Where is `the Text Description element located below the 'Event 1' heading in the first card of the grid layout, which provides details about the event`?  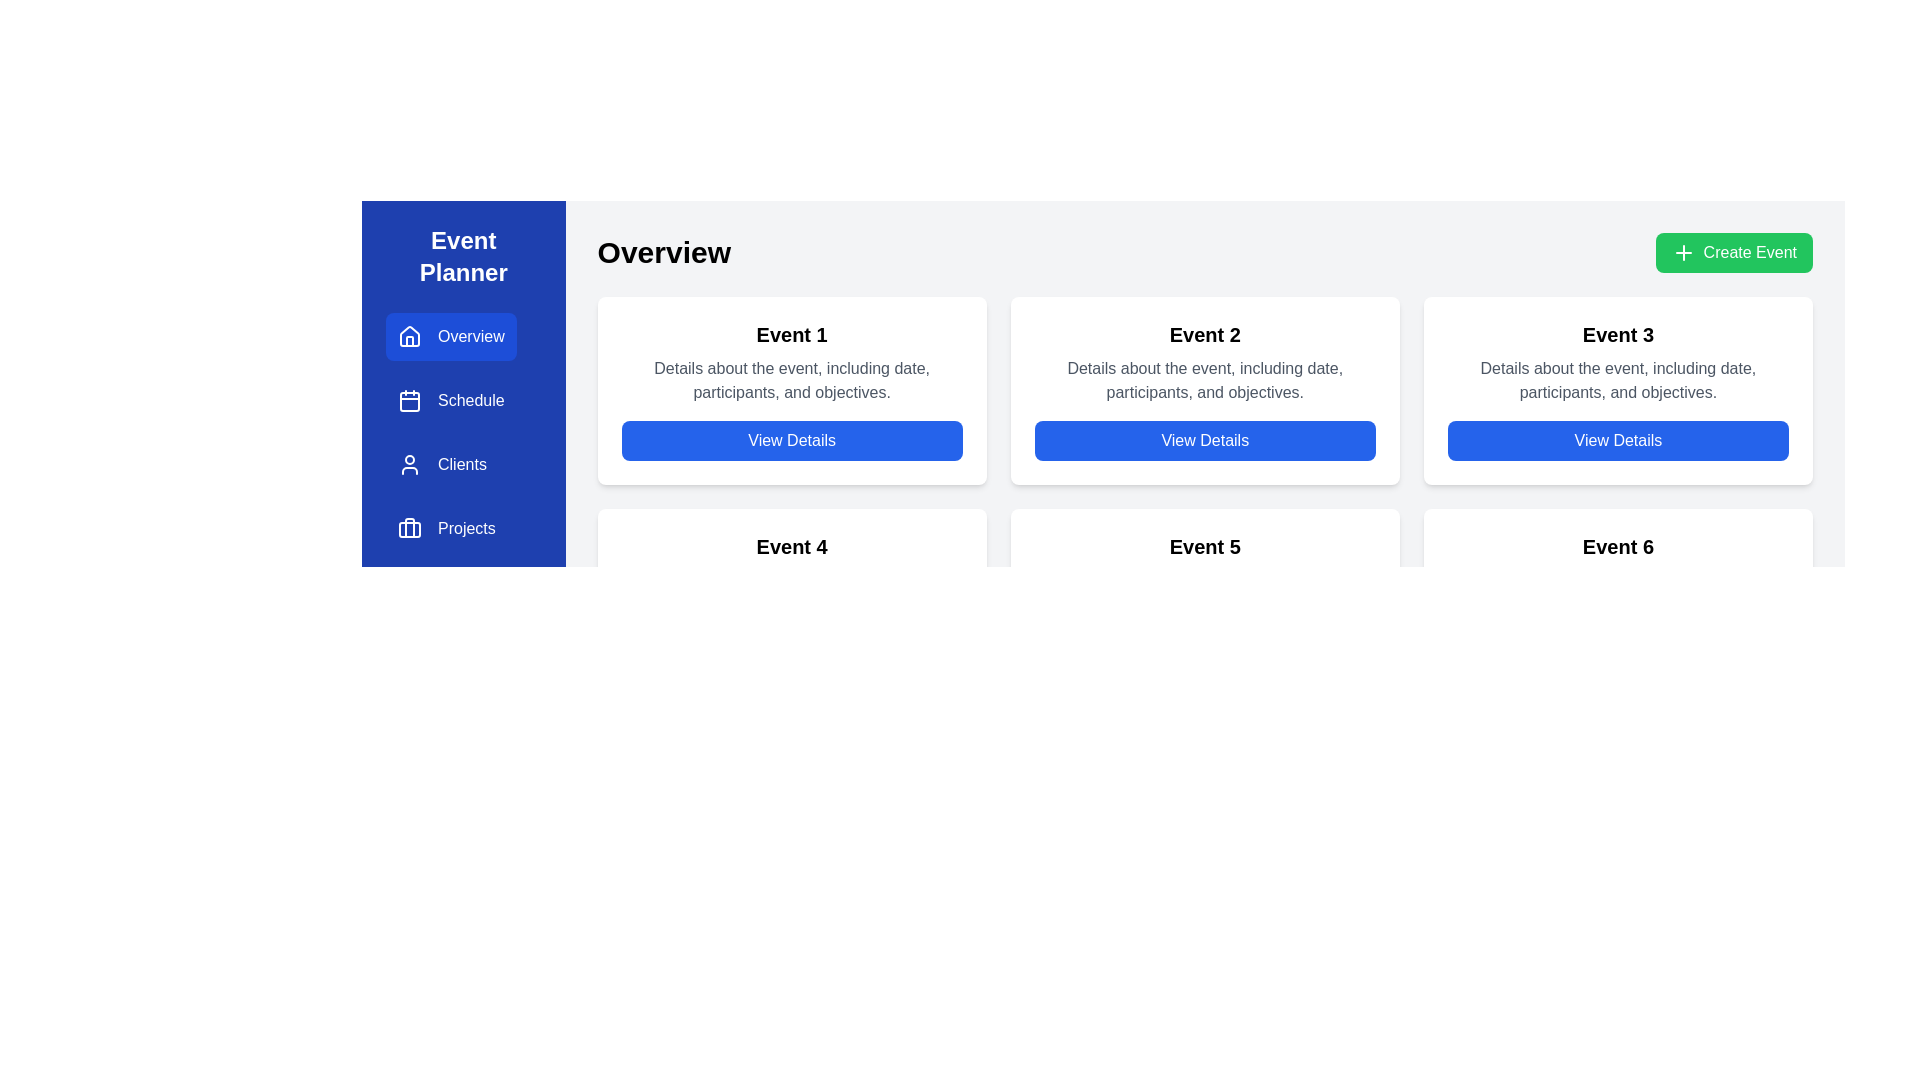 the Text Description element located below the 'Event 1' heading in the first card of the grid layout, which provides details about the event is located at coordinates (791, 381).